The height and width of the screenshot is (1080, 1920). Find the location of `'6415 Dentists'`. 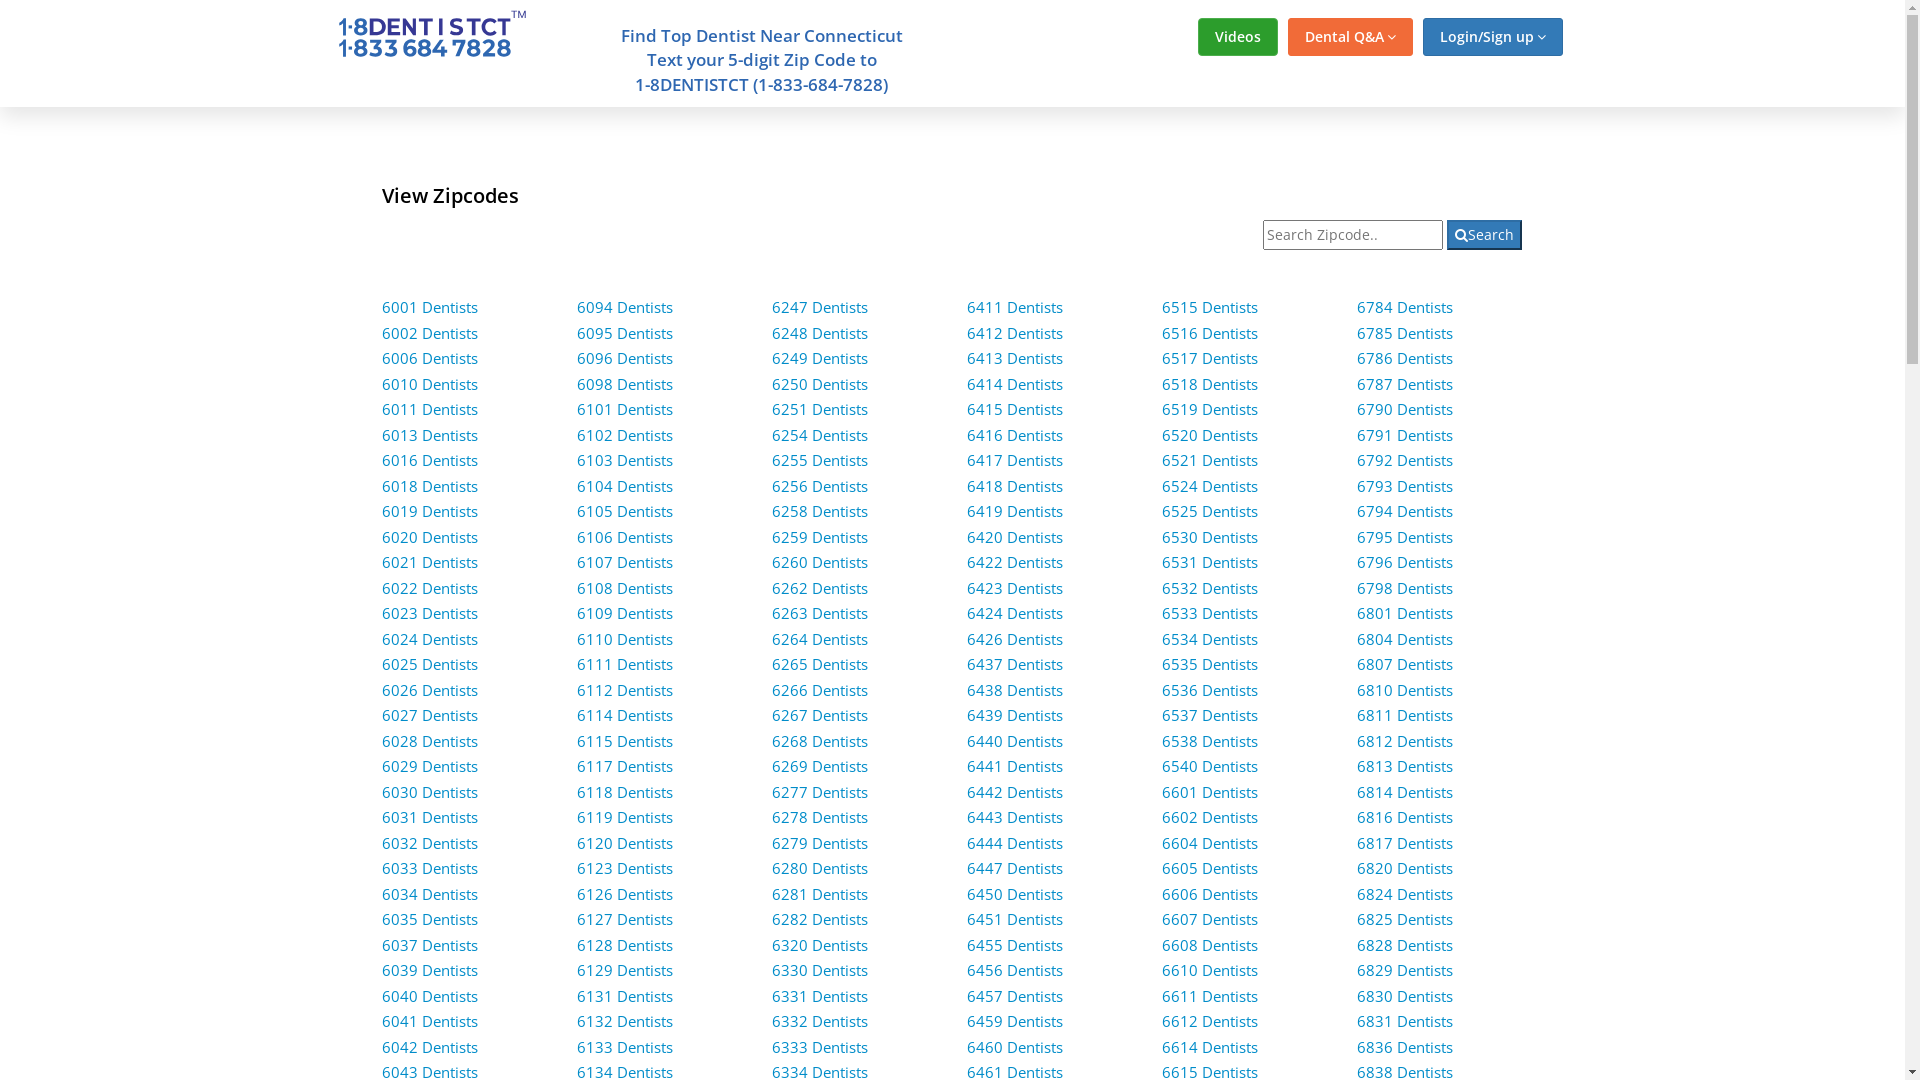

'6415 Dentists' is located at coordinates (1014, 407).